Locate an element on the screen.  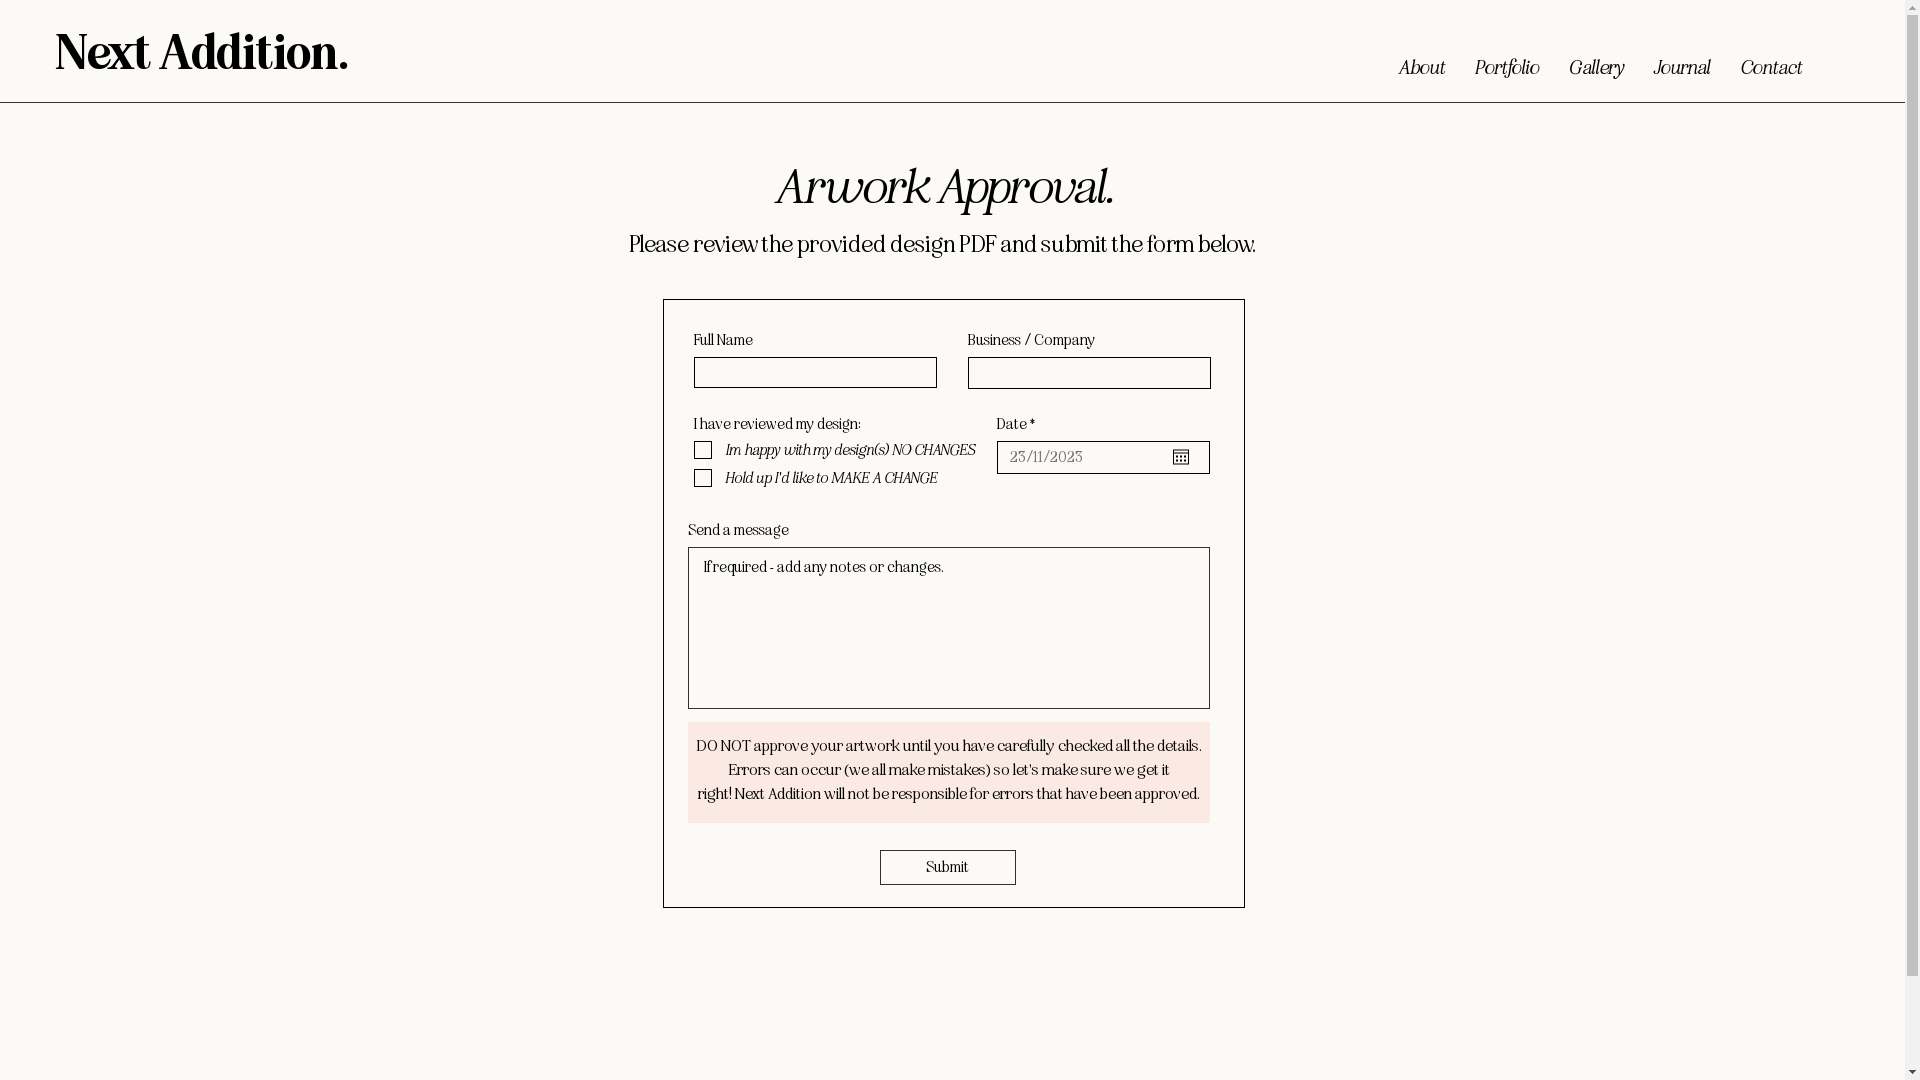
'Portfolio' is located at coordinates (1507, 61).